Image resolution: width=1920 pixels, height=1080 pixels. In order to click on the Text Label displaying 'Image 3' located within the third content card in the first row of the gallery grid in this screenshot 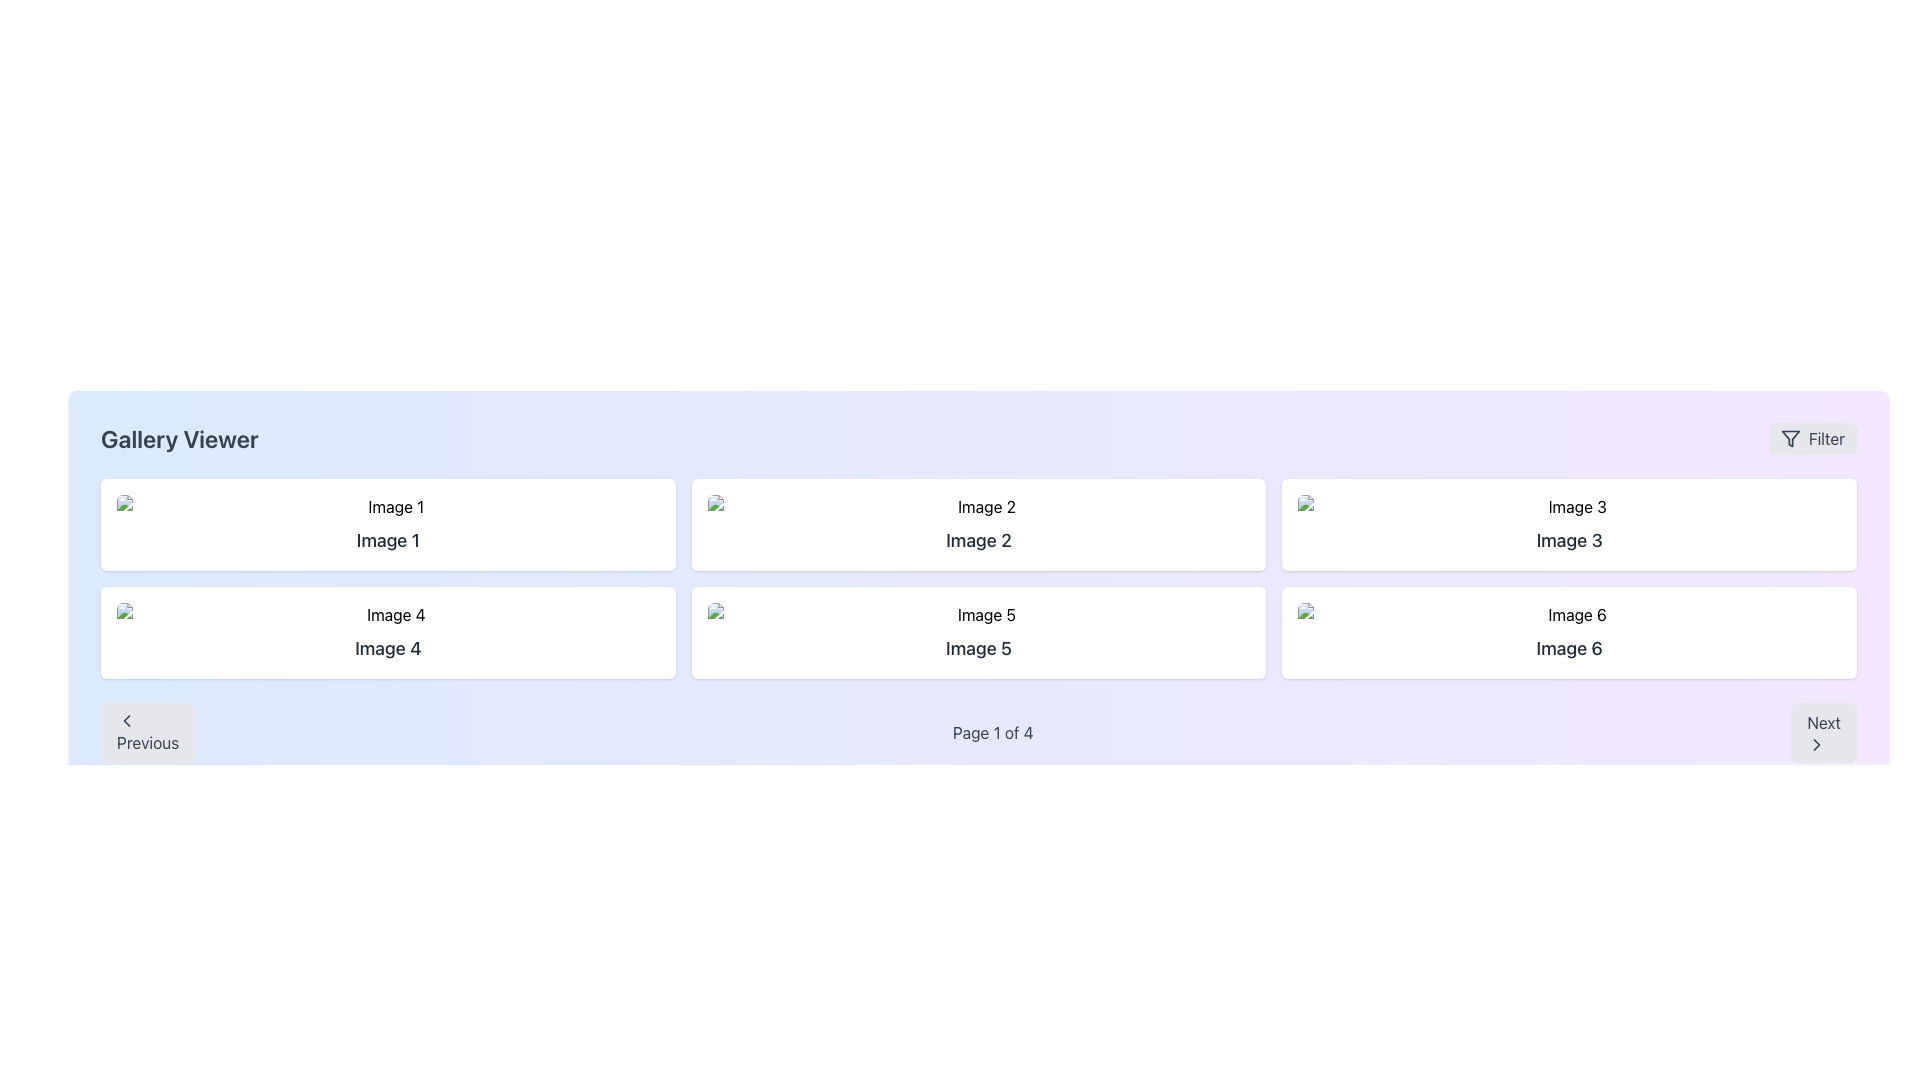, I will do `click(1568, 540)`.